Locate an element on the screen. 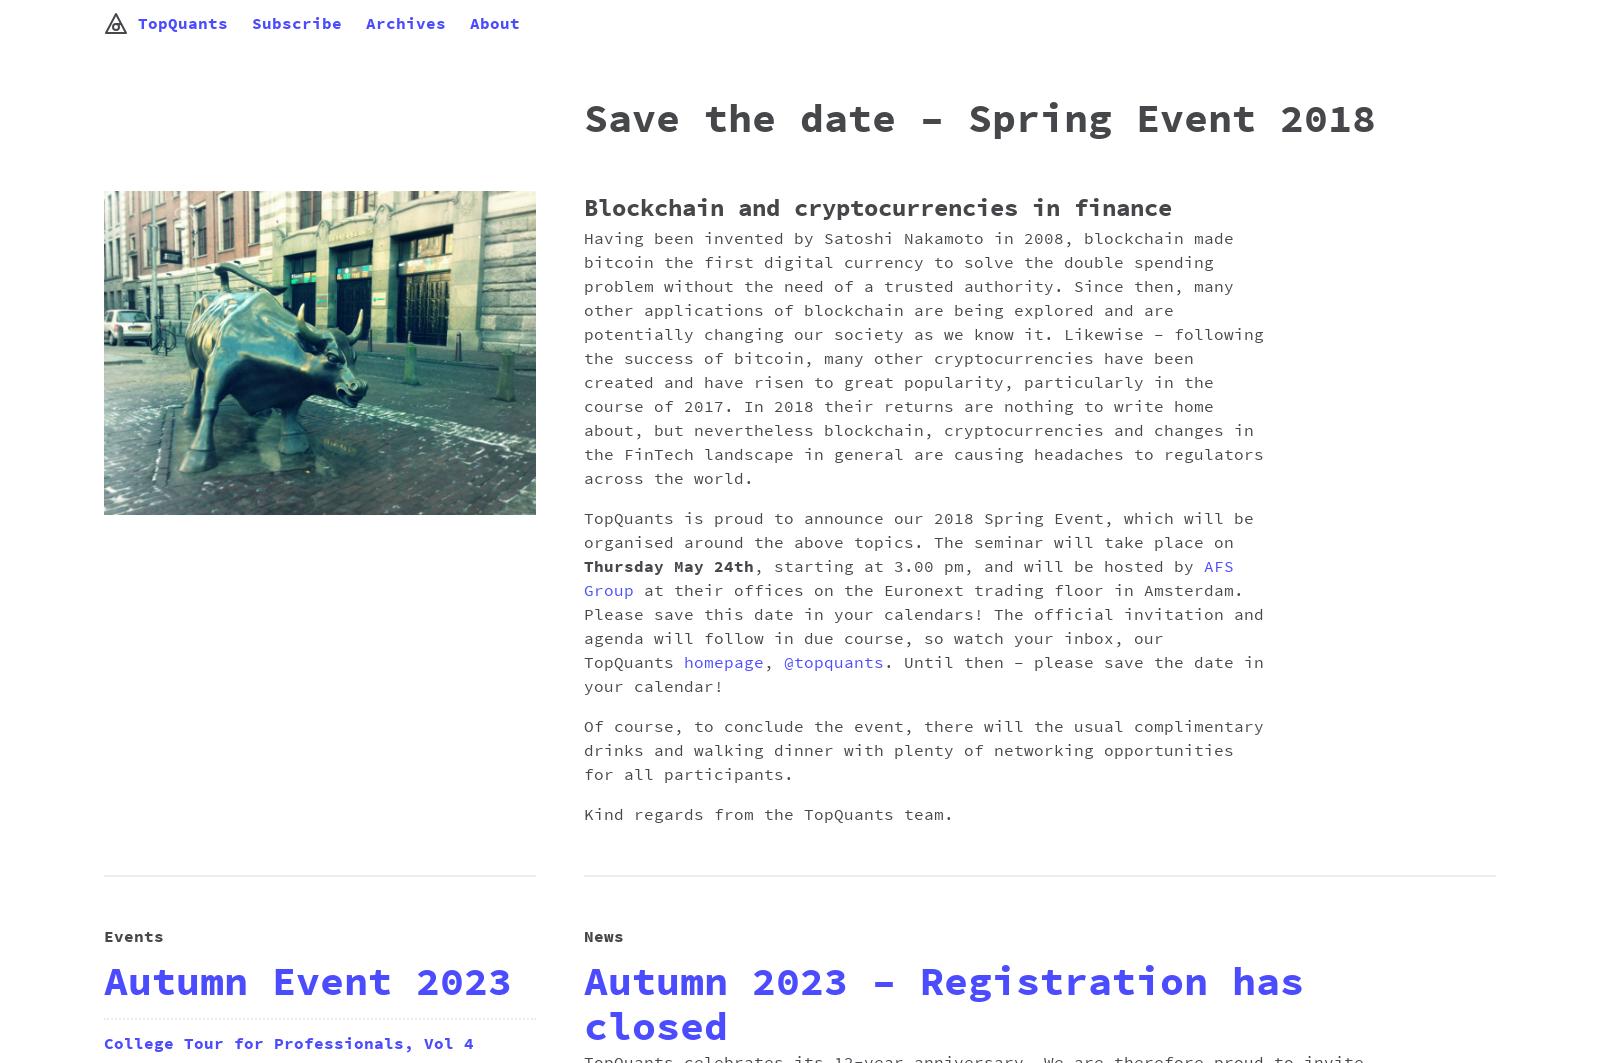 The image size is (1600, 1063). 'News' is located at coordinates (603, 936).